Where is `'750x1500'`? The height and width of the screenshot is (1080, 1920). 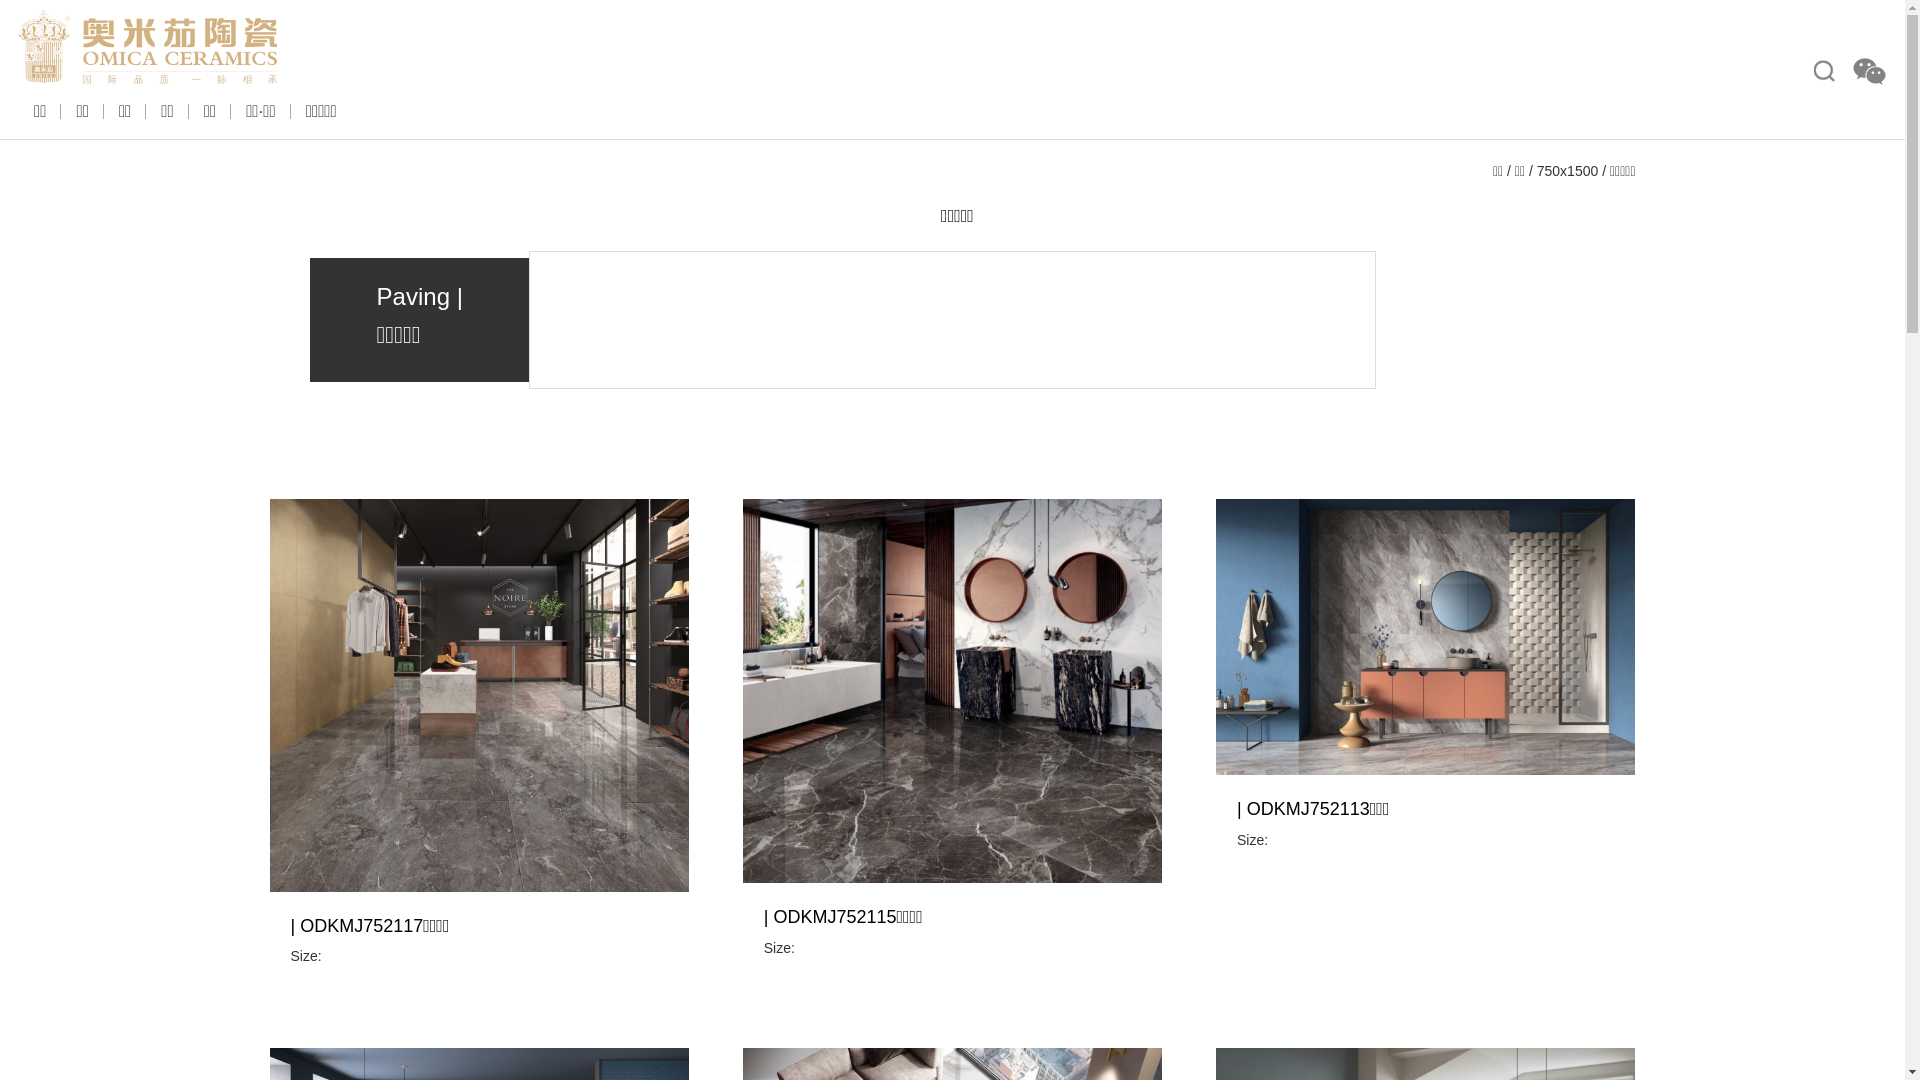 '750x1500' is located at coordinates (1567, 169).